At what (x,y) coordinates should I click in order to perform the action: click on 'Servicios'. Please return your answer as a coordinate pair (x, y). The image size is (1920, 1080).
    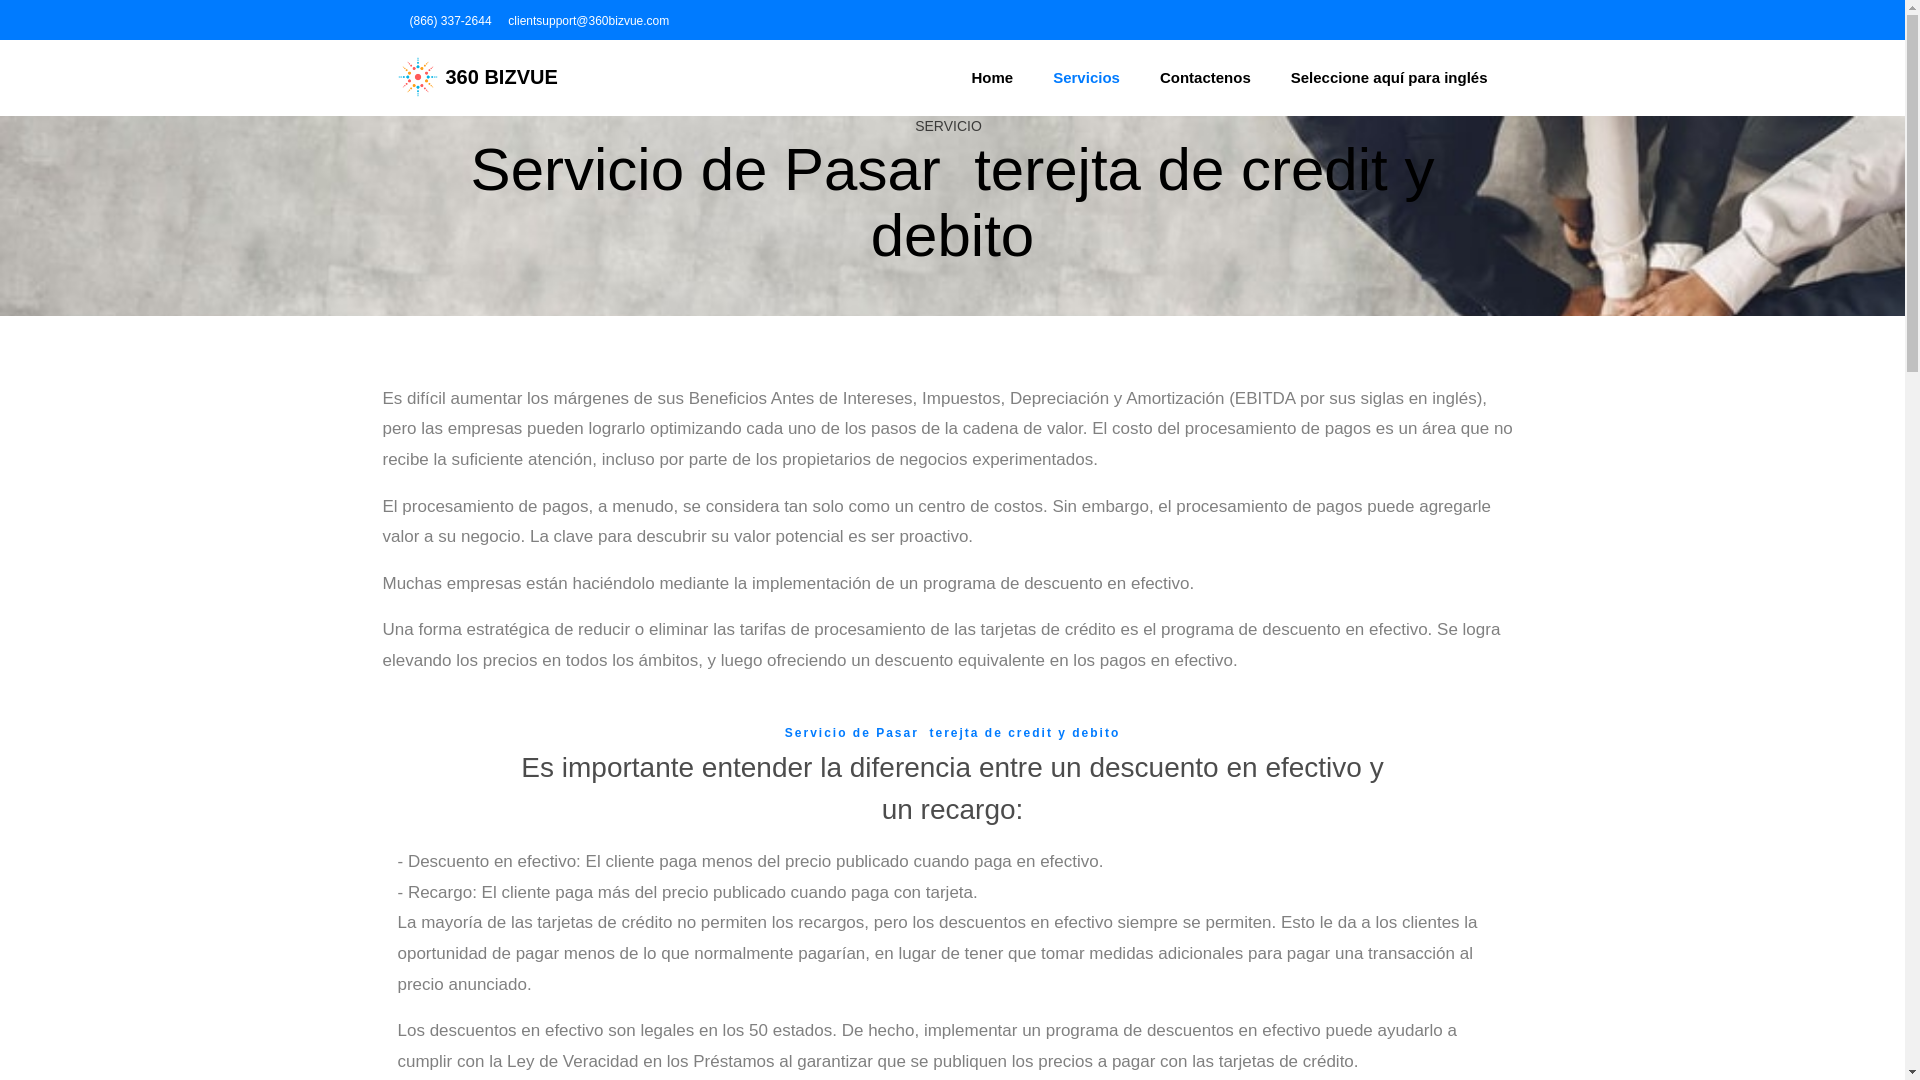
    Looking at the image, I should click on (1085, 76).